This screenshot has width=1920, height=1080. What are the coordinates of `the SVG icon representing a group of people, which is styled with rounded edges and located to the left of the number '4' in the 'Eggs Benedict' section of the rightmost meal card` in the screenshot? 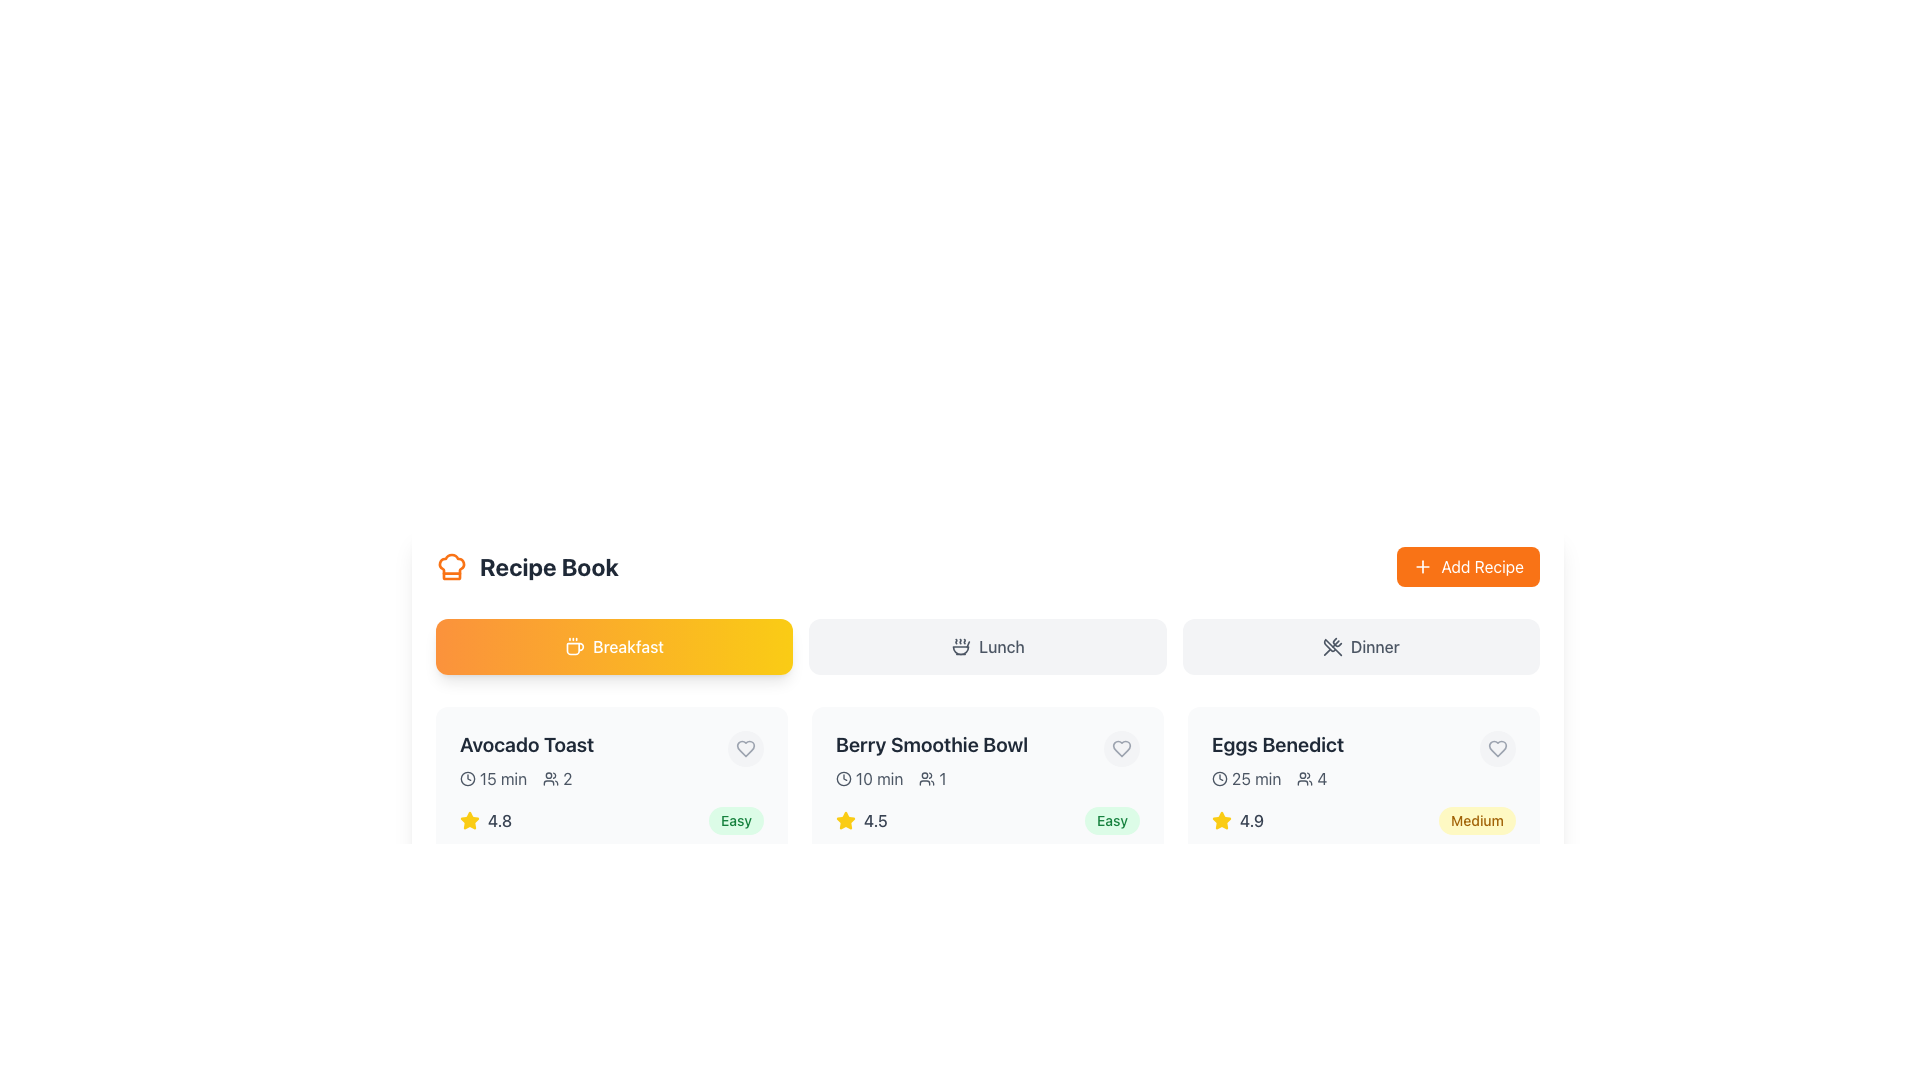 It's located at (1305, 778).